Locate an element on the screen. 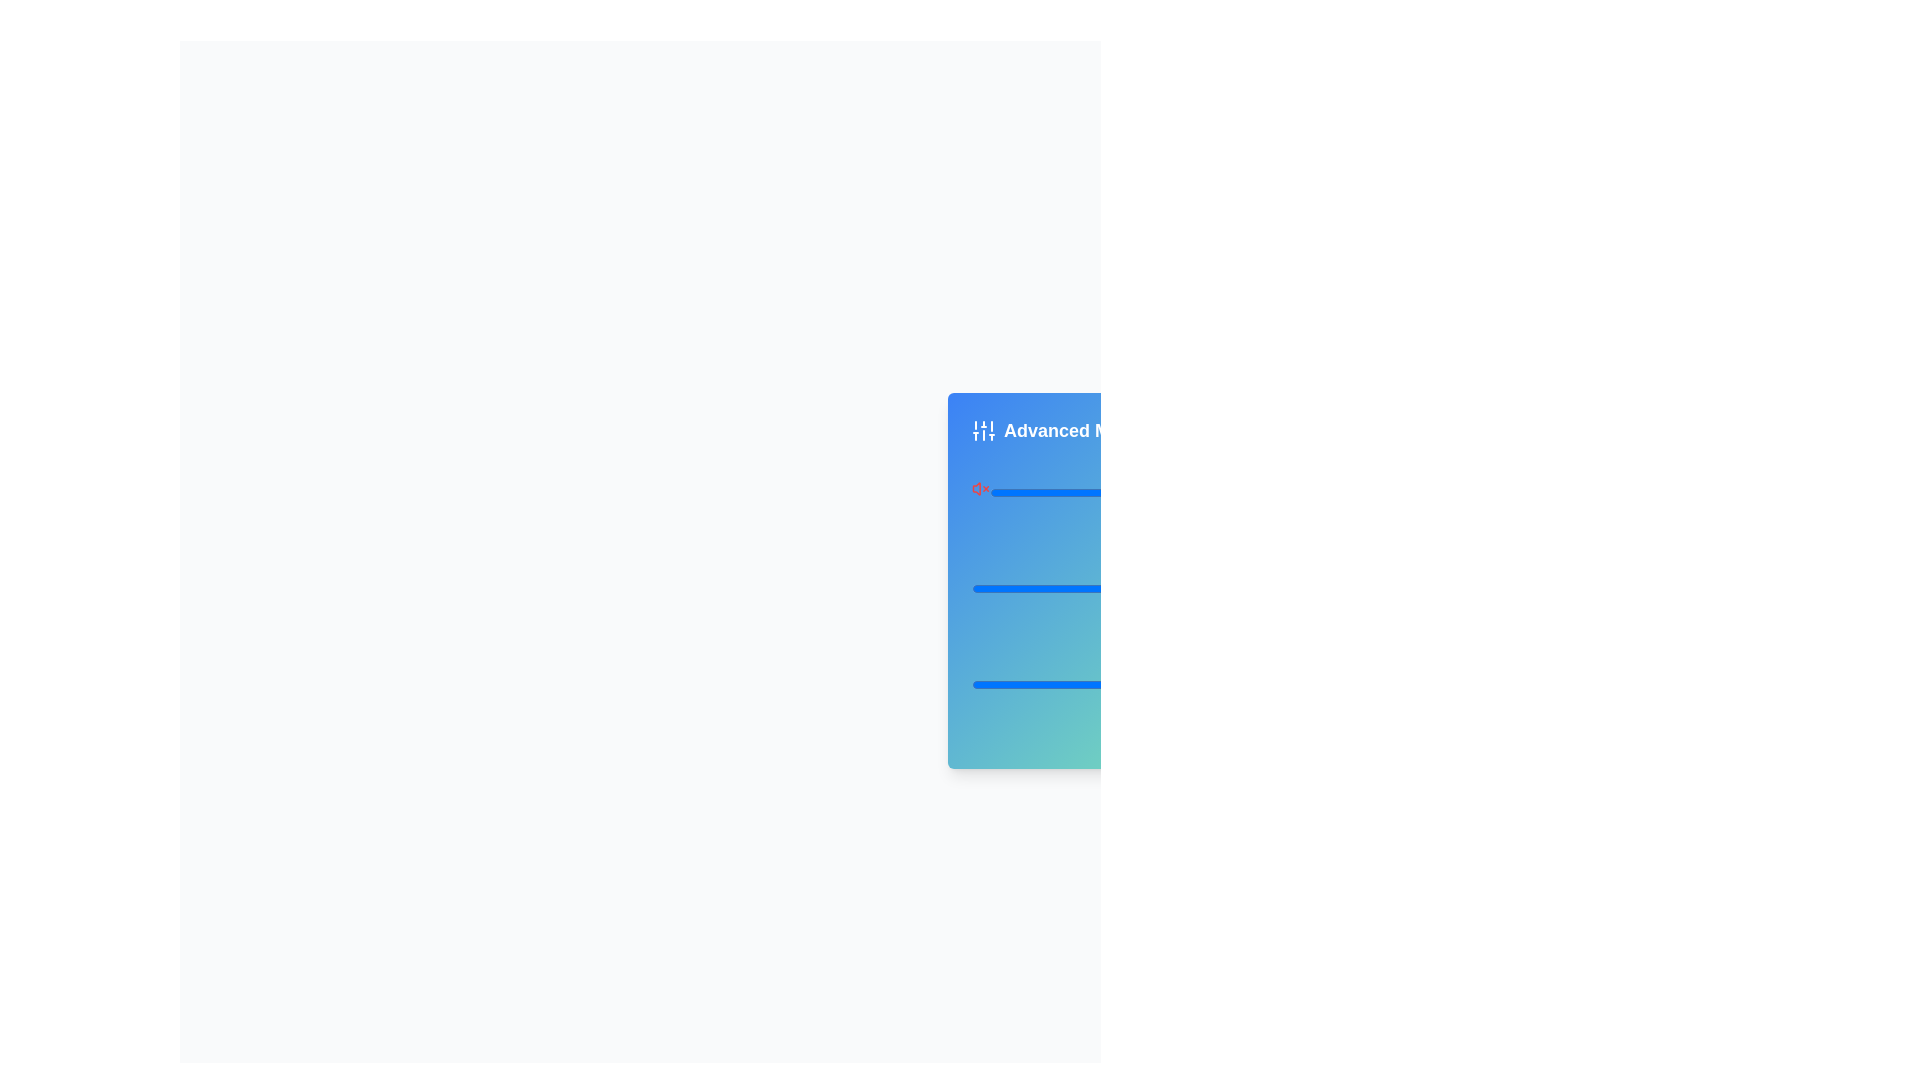 Image resolution: width=1920 pixels, height=1080 pixels. the slider value is located at coordinates (975, 588).